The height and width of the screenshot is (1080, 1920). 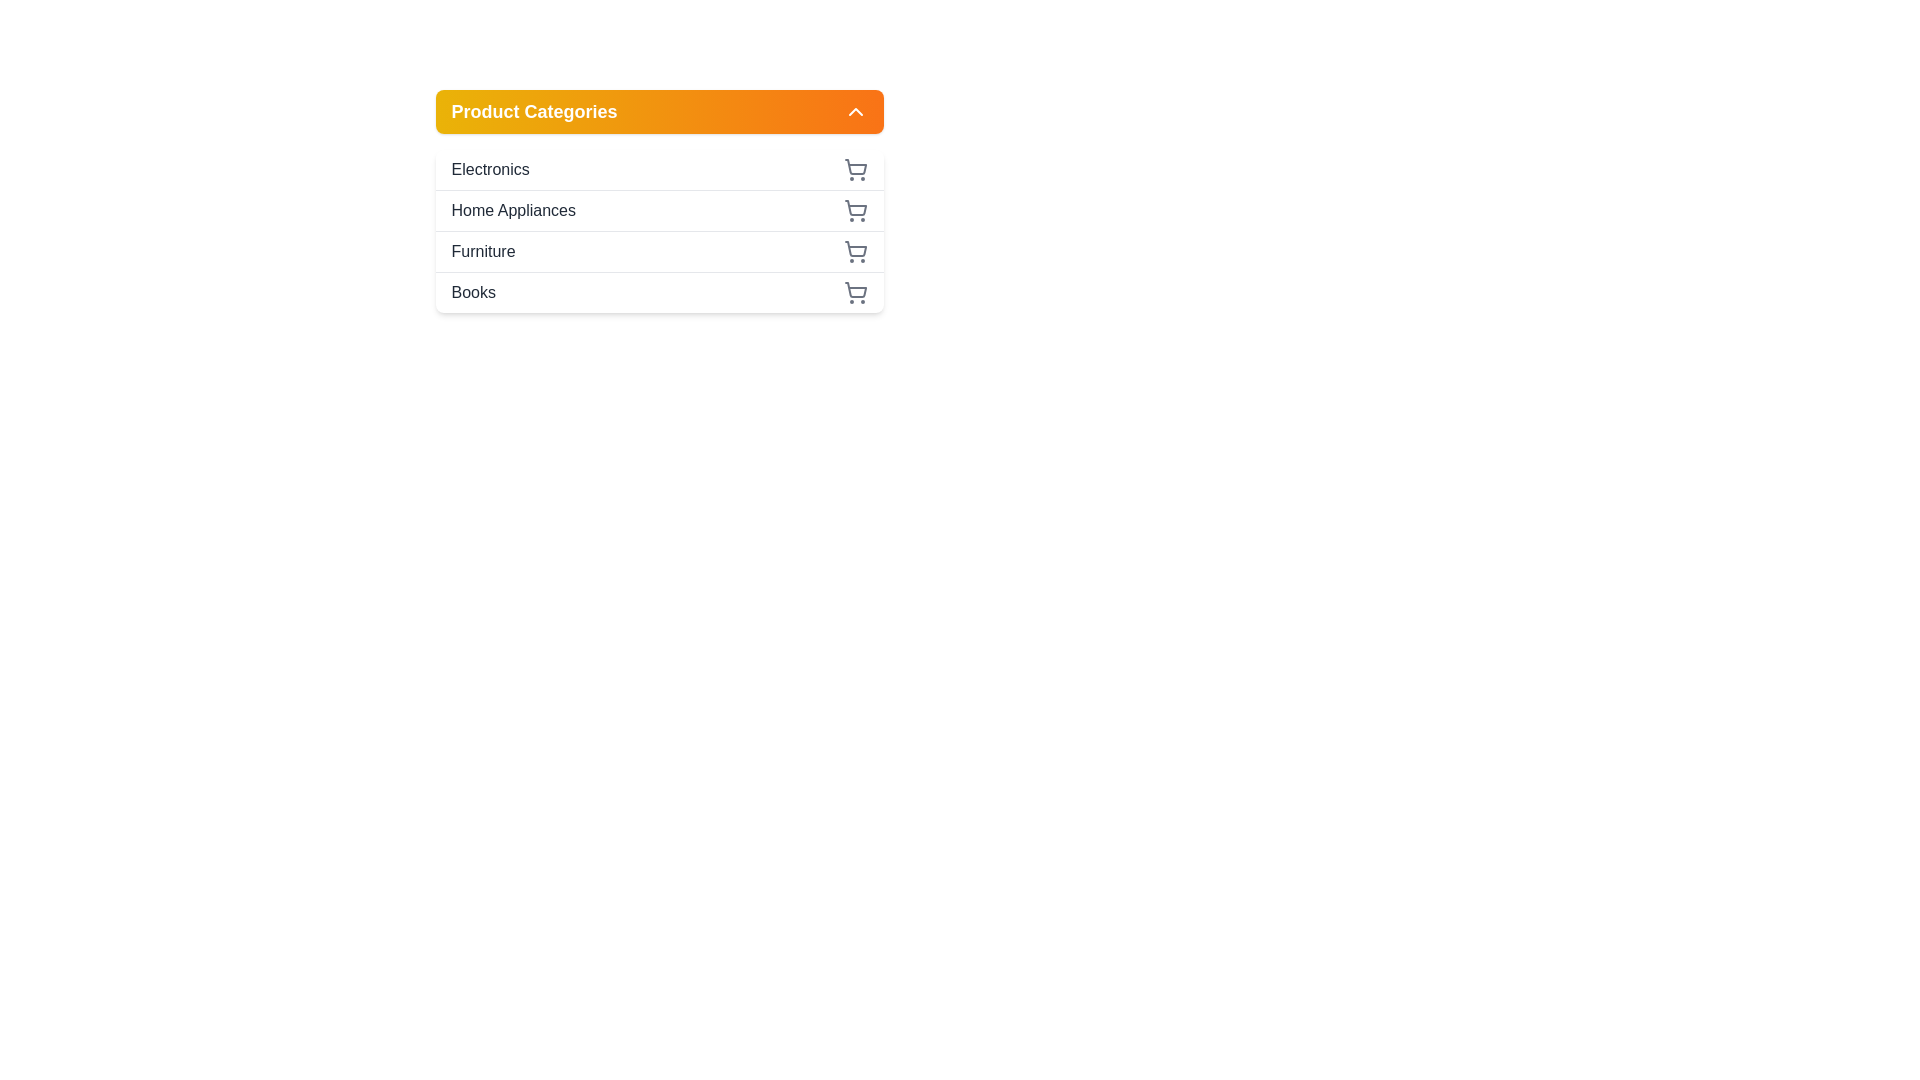 What do you see at coordinates (855, 166) in the screenshot?
I see `the shopping cart icon located in the 'Electronics' category row of the 'Product Categories' menu, depicted in an outline style` at bounding box center [855, 166].